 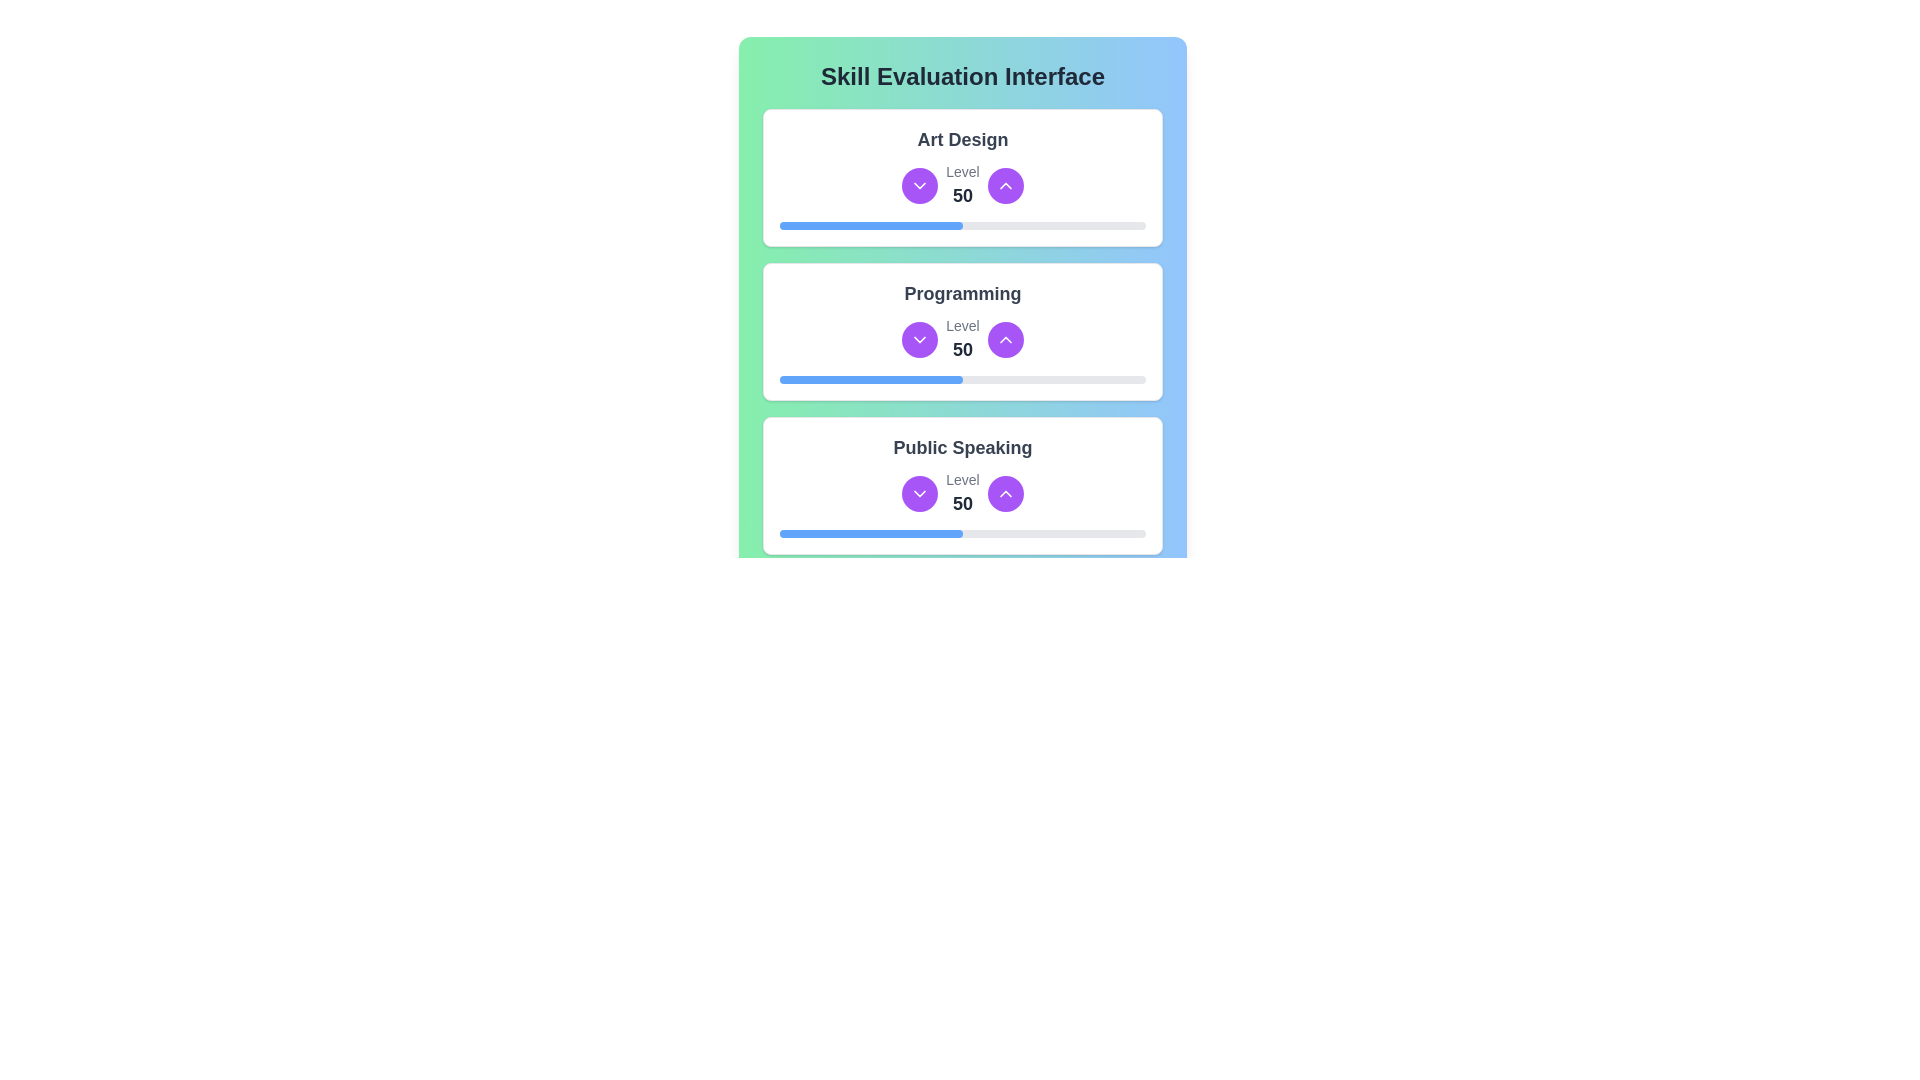 What do you see at coordinates (903, 532) in the screenshot?
I see `the slider value` at bounding box center [903, 532].